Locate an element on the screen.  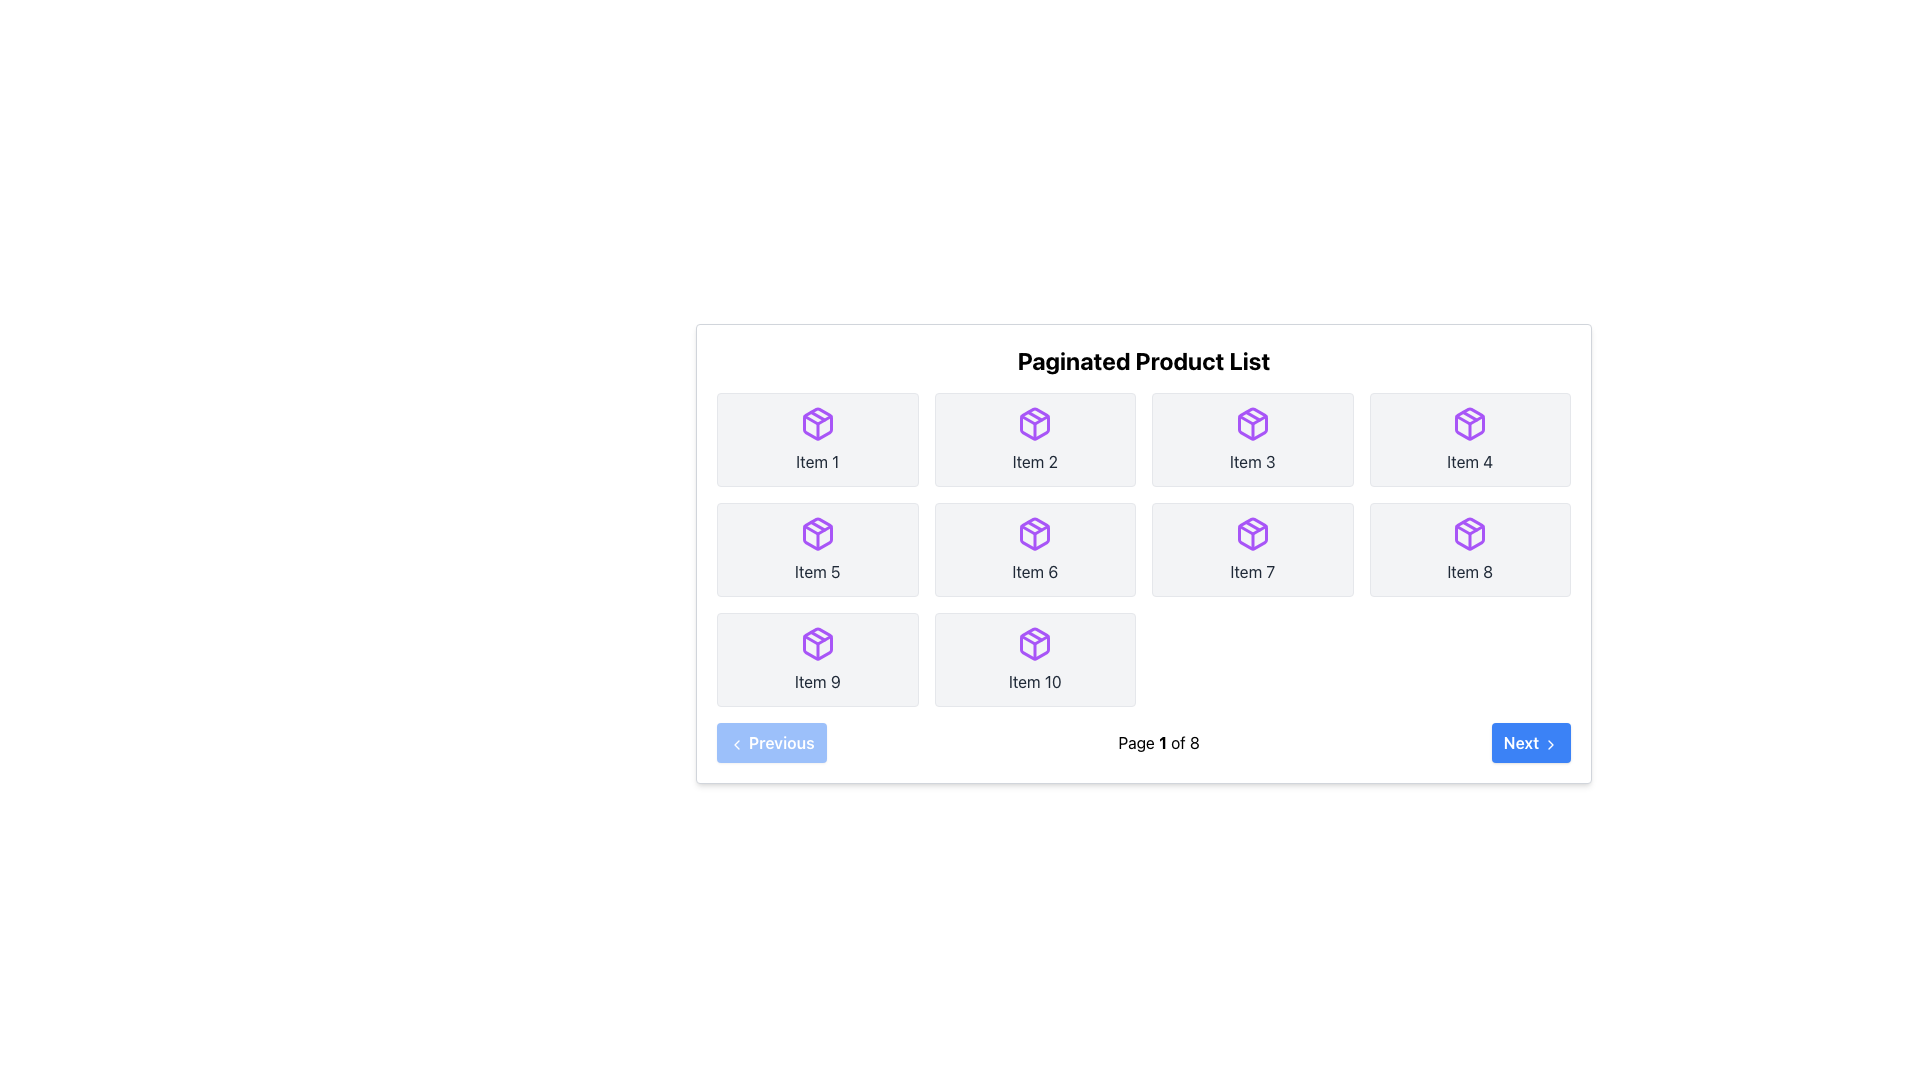
the 'Previous' button icon, which is an SVG graphic indicating navigation to the preceding page, located at the bottom-left corner of the UI is located at coordinates (736, 744).